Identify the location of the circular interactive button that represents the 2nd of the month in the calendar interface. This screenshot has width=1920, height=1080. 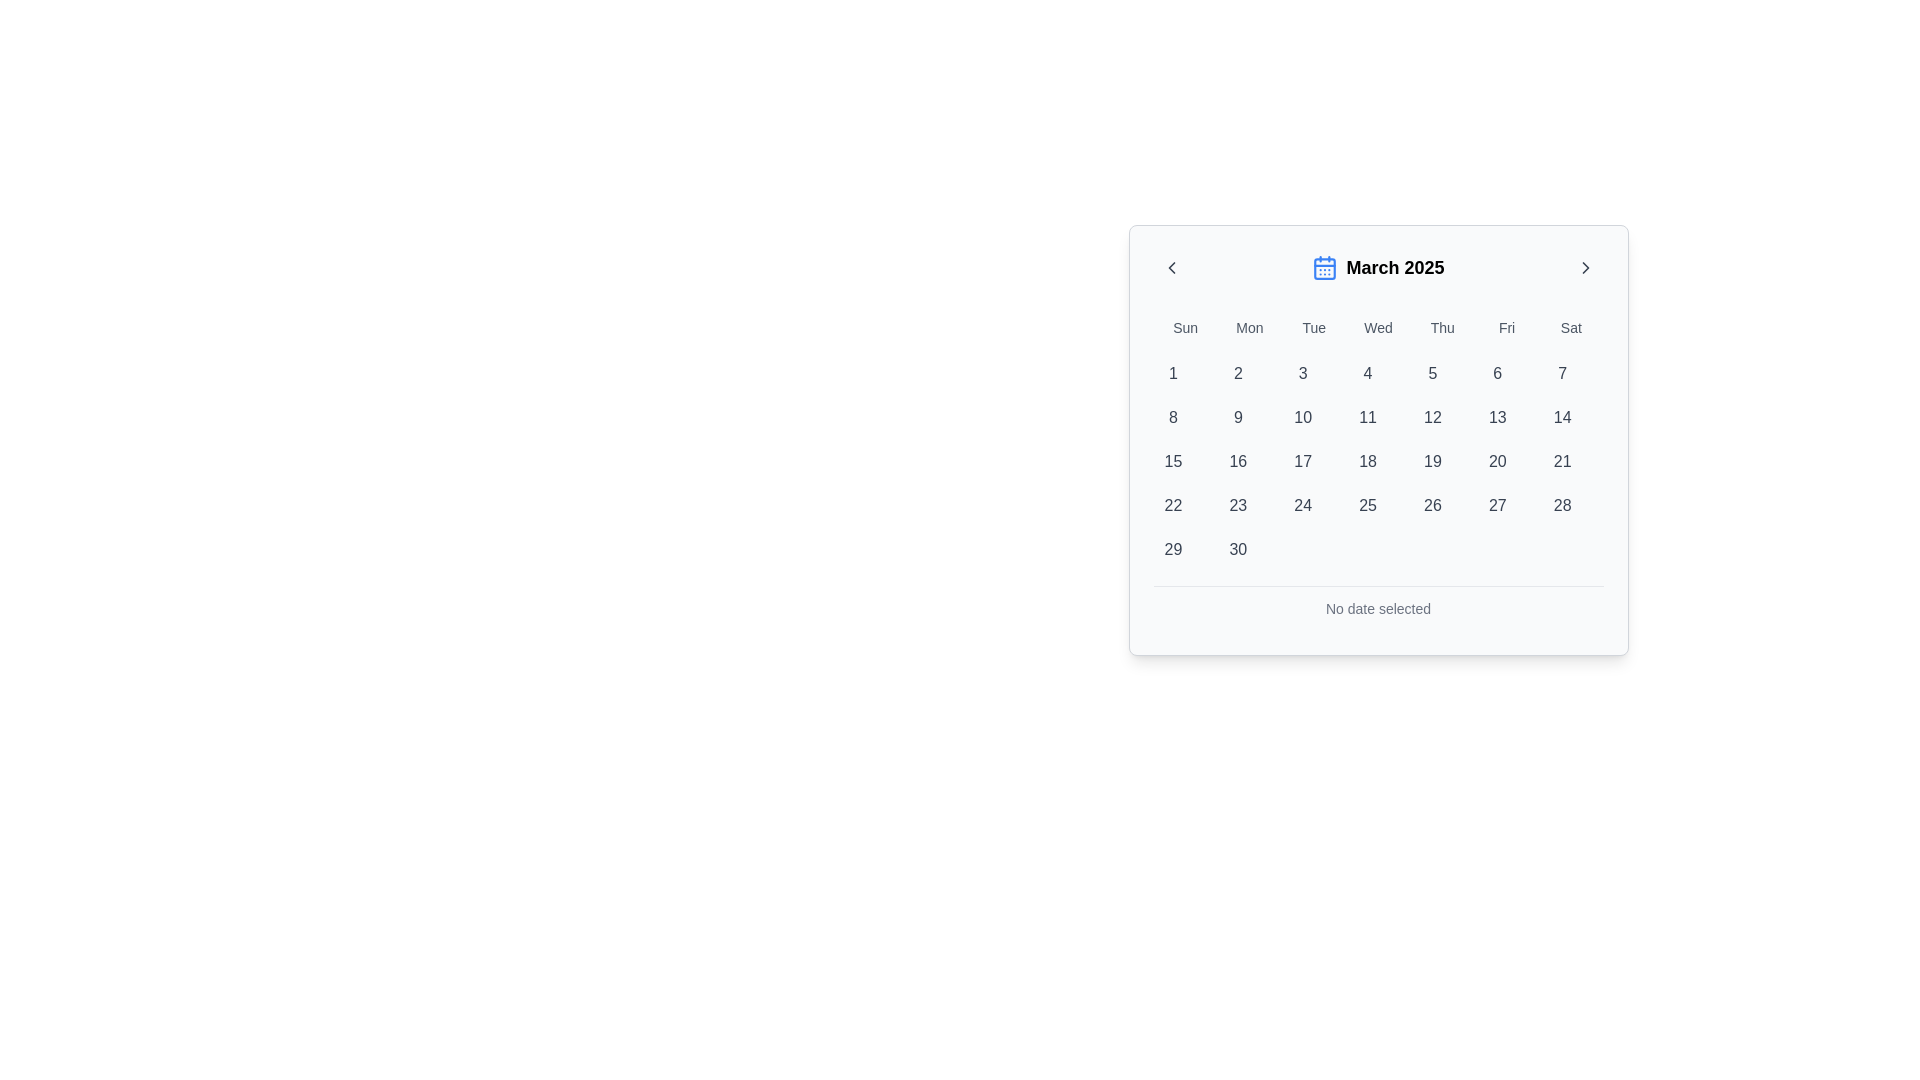
(1237, 374).